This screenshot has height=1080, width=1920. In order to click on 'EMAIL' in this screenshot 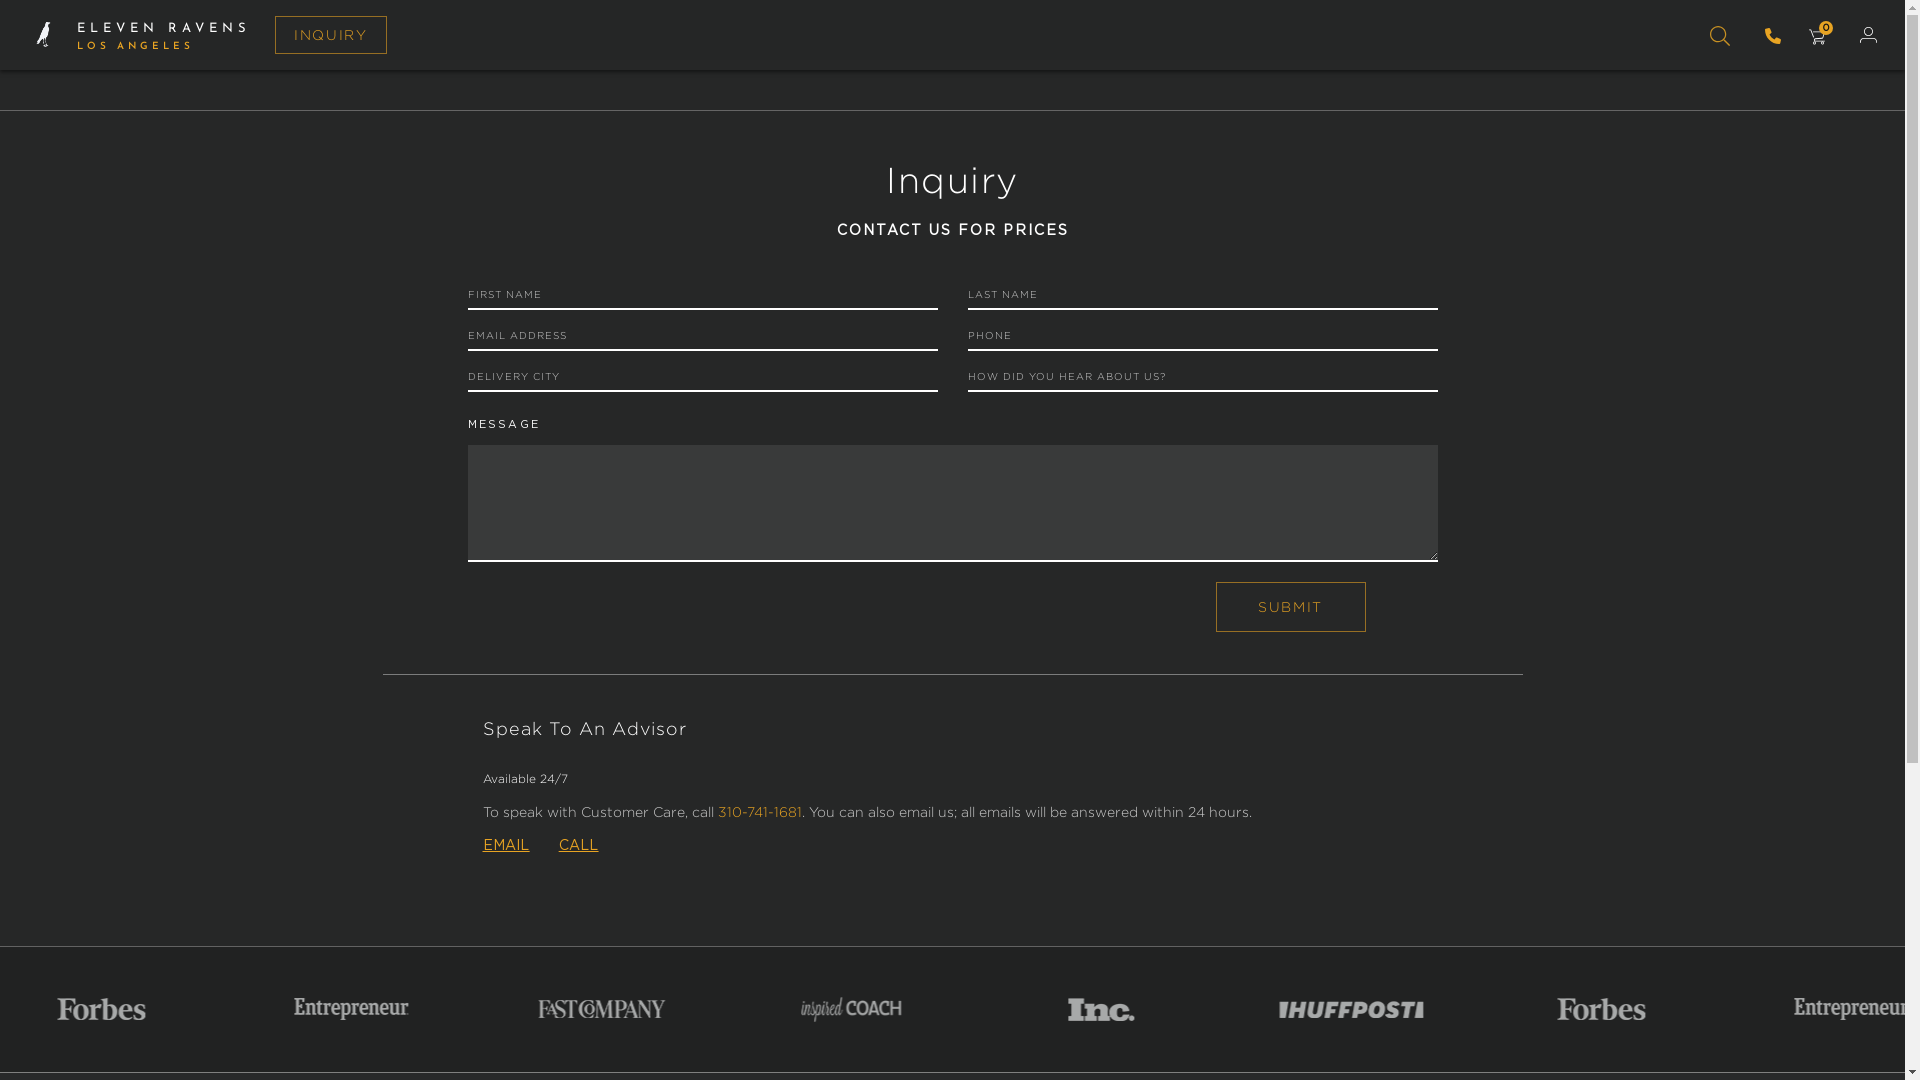, I will do `click(481, 845)`.